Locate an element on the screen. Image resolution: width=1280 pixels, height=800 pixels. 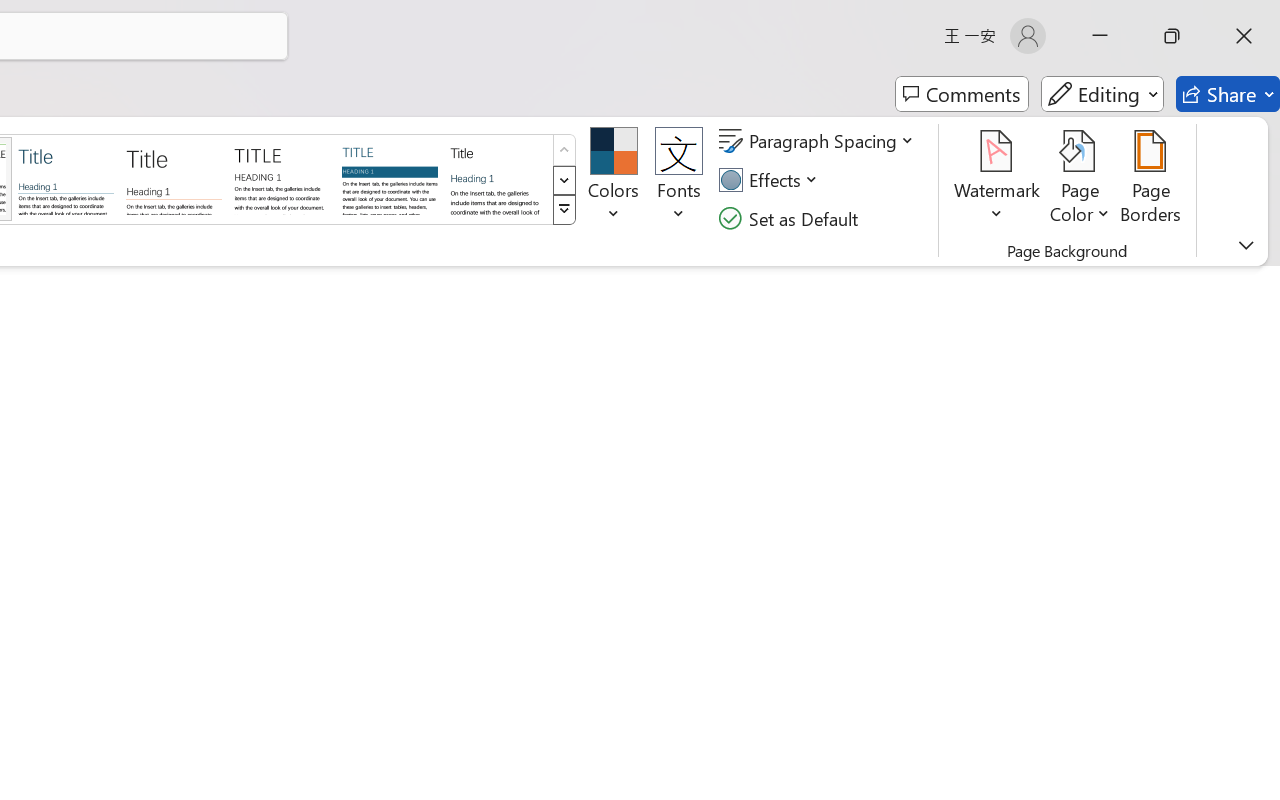
'Close' is located at coordinates (1243, 35).